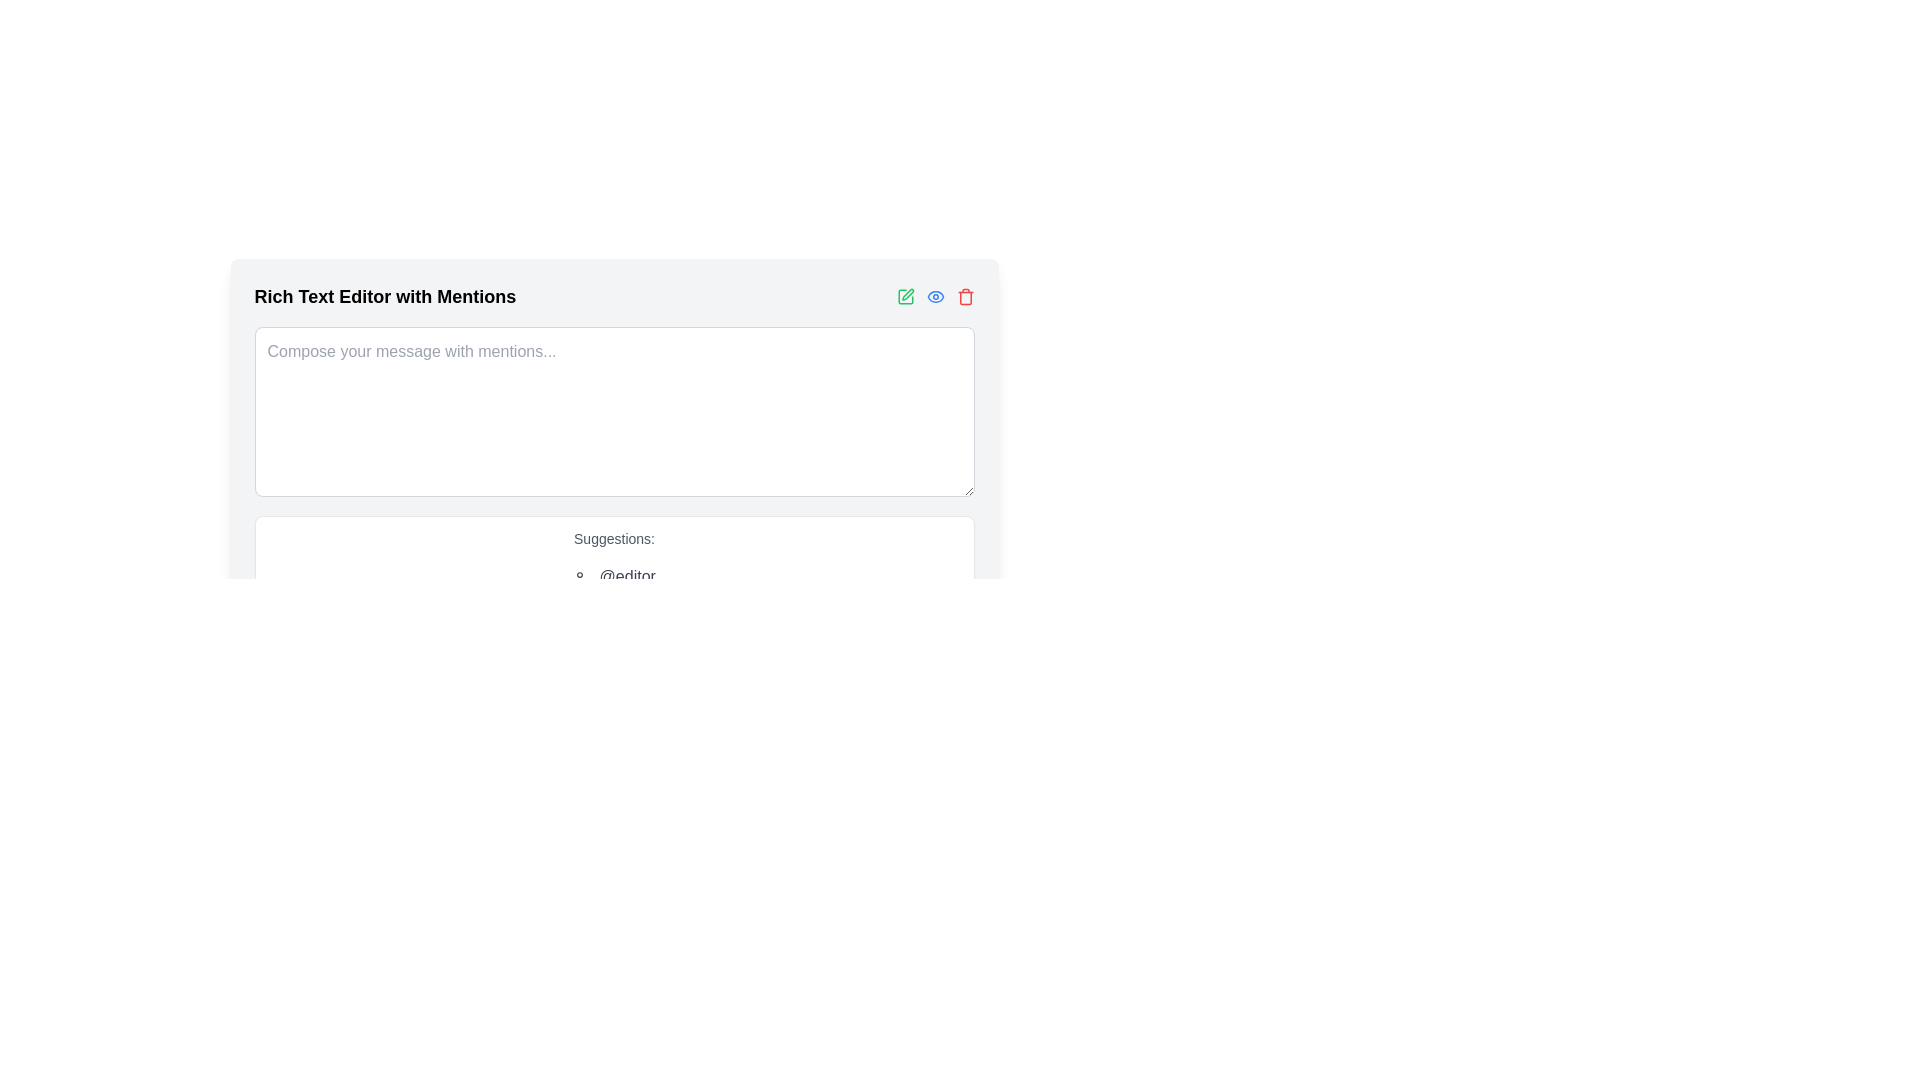  I want to click on the second icon in the horizontal group of three interactive icons ('Edit', 'View', 'Delete') at the top-right of the text editor interface, so click(934, 297).